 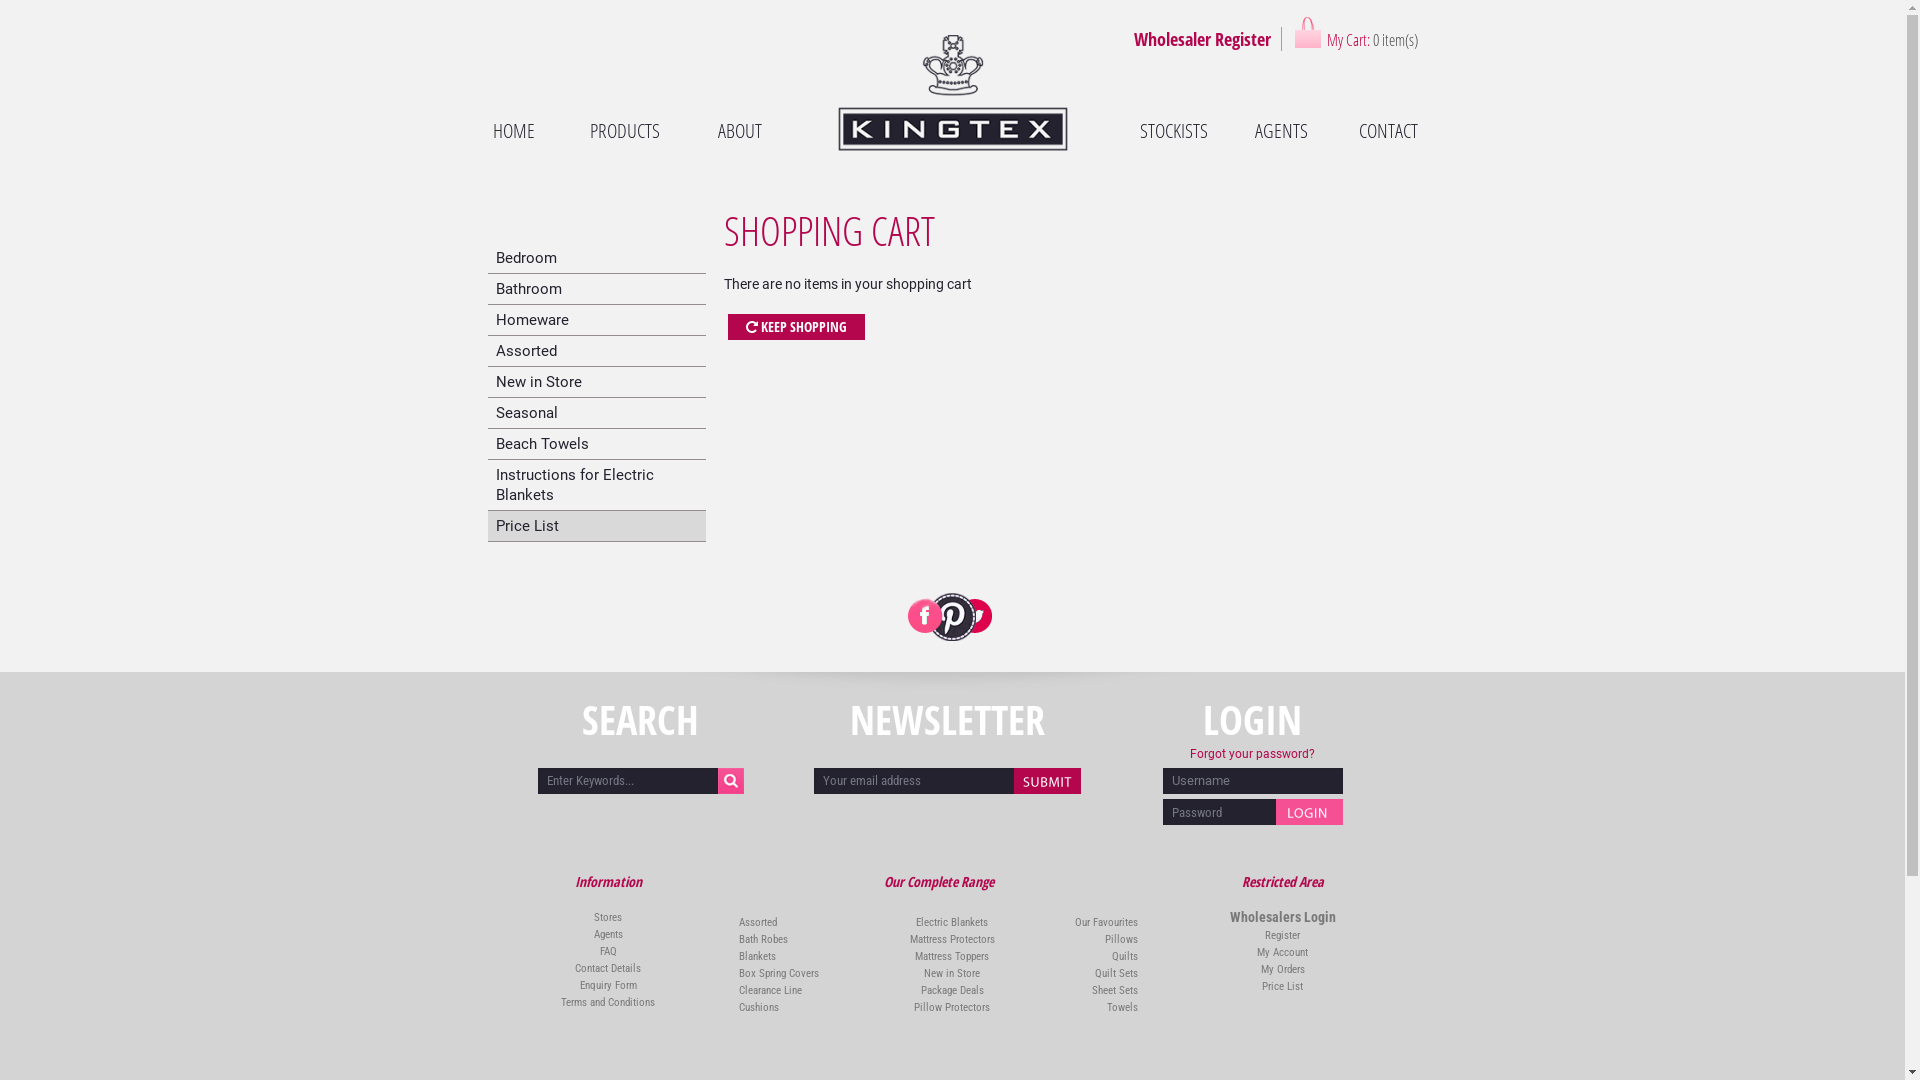 What do you see at coordinates (1355, 32) in the screenshot?
I see `'My Cart: 0 item(s)'` at bounding box center [1355, 32].